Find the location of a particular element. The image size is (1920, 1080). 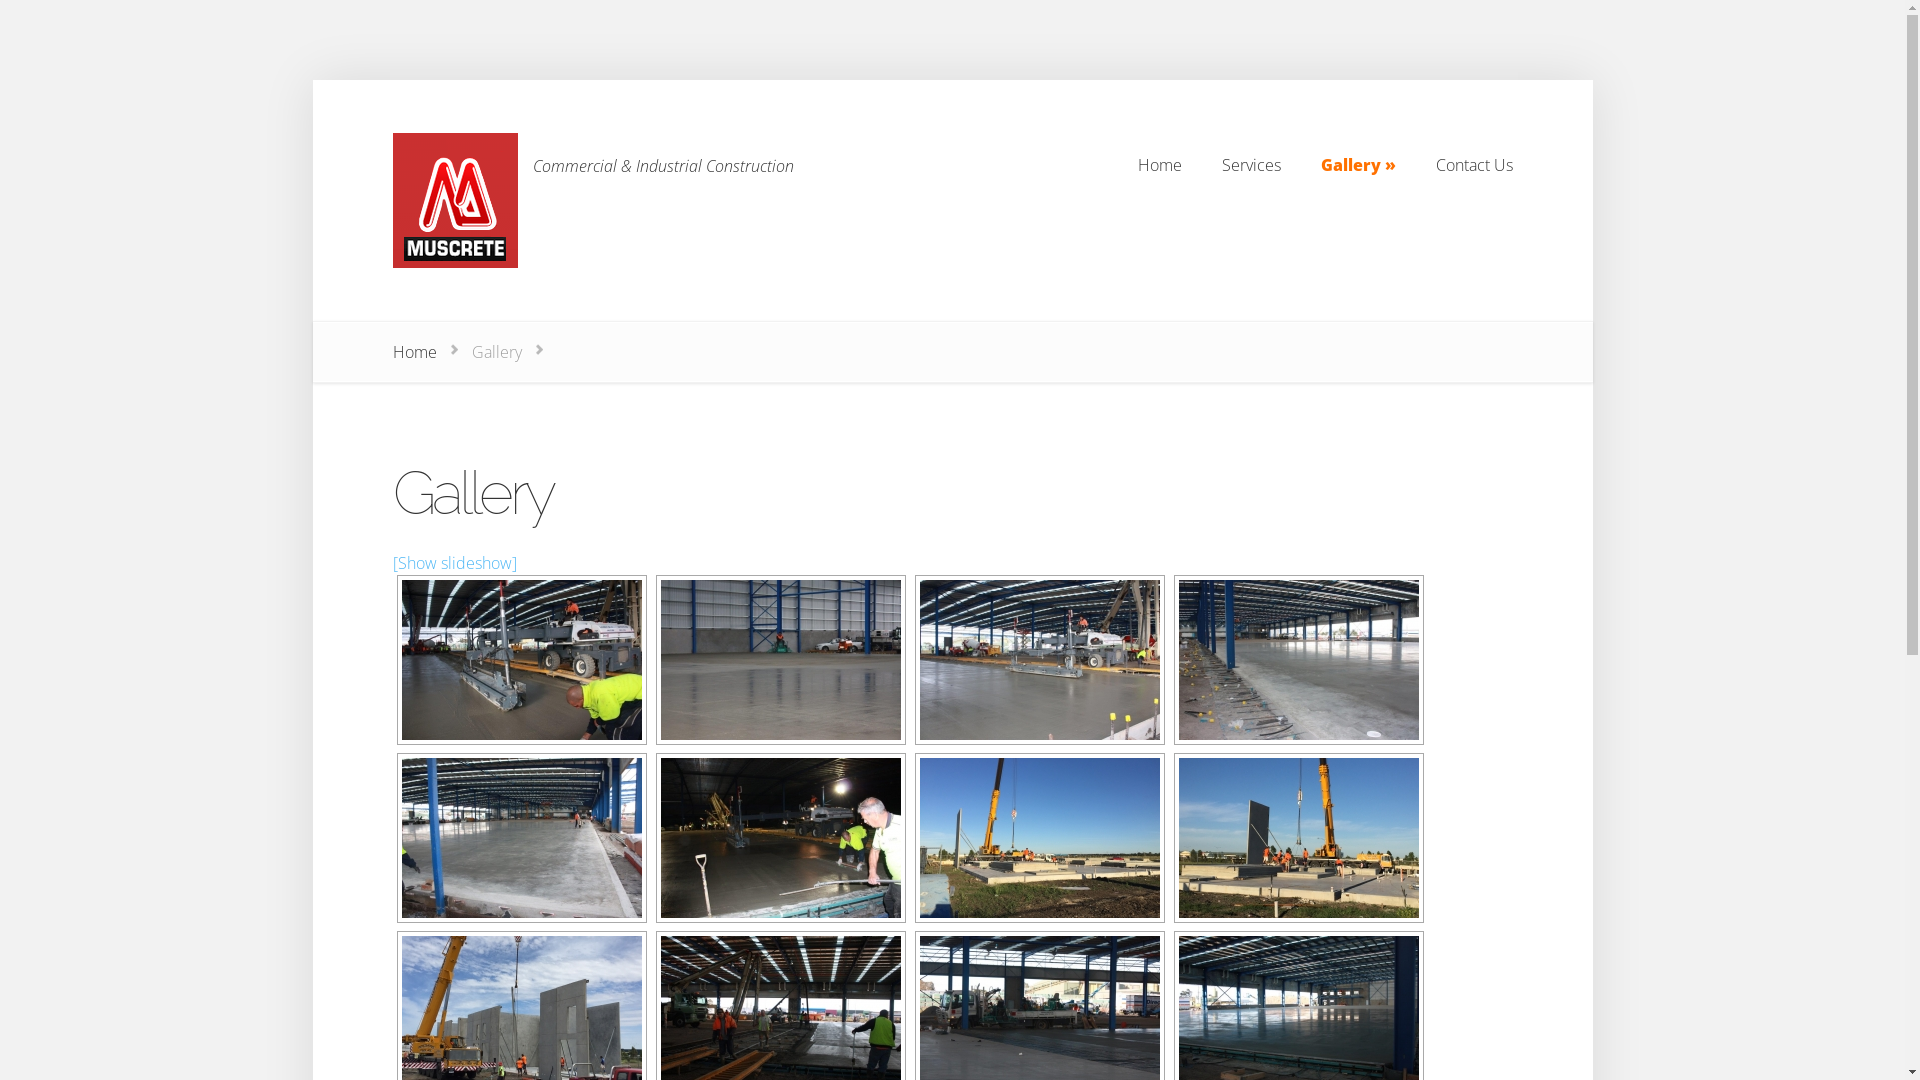

'Home' is located at coordinates (412, 350).